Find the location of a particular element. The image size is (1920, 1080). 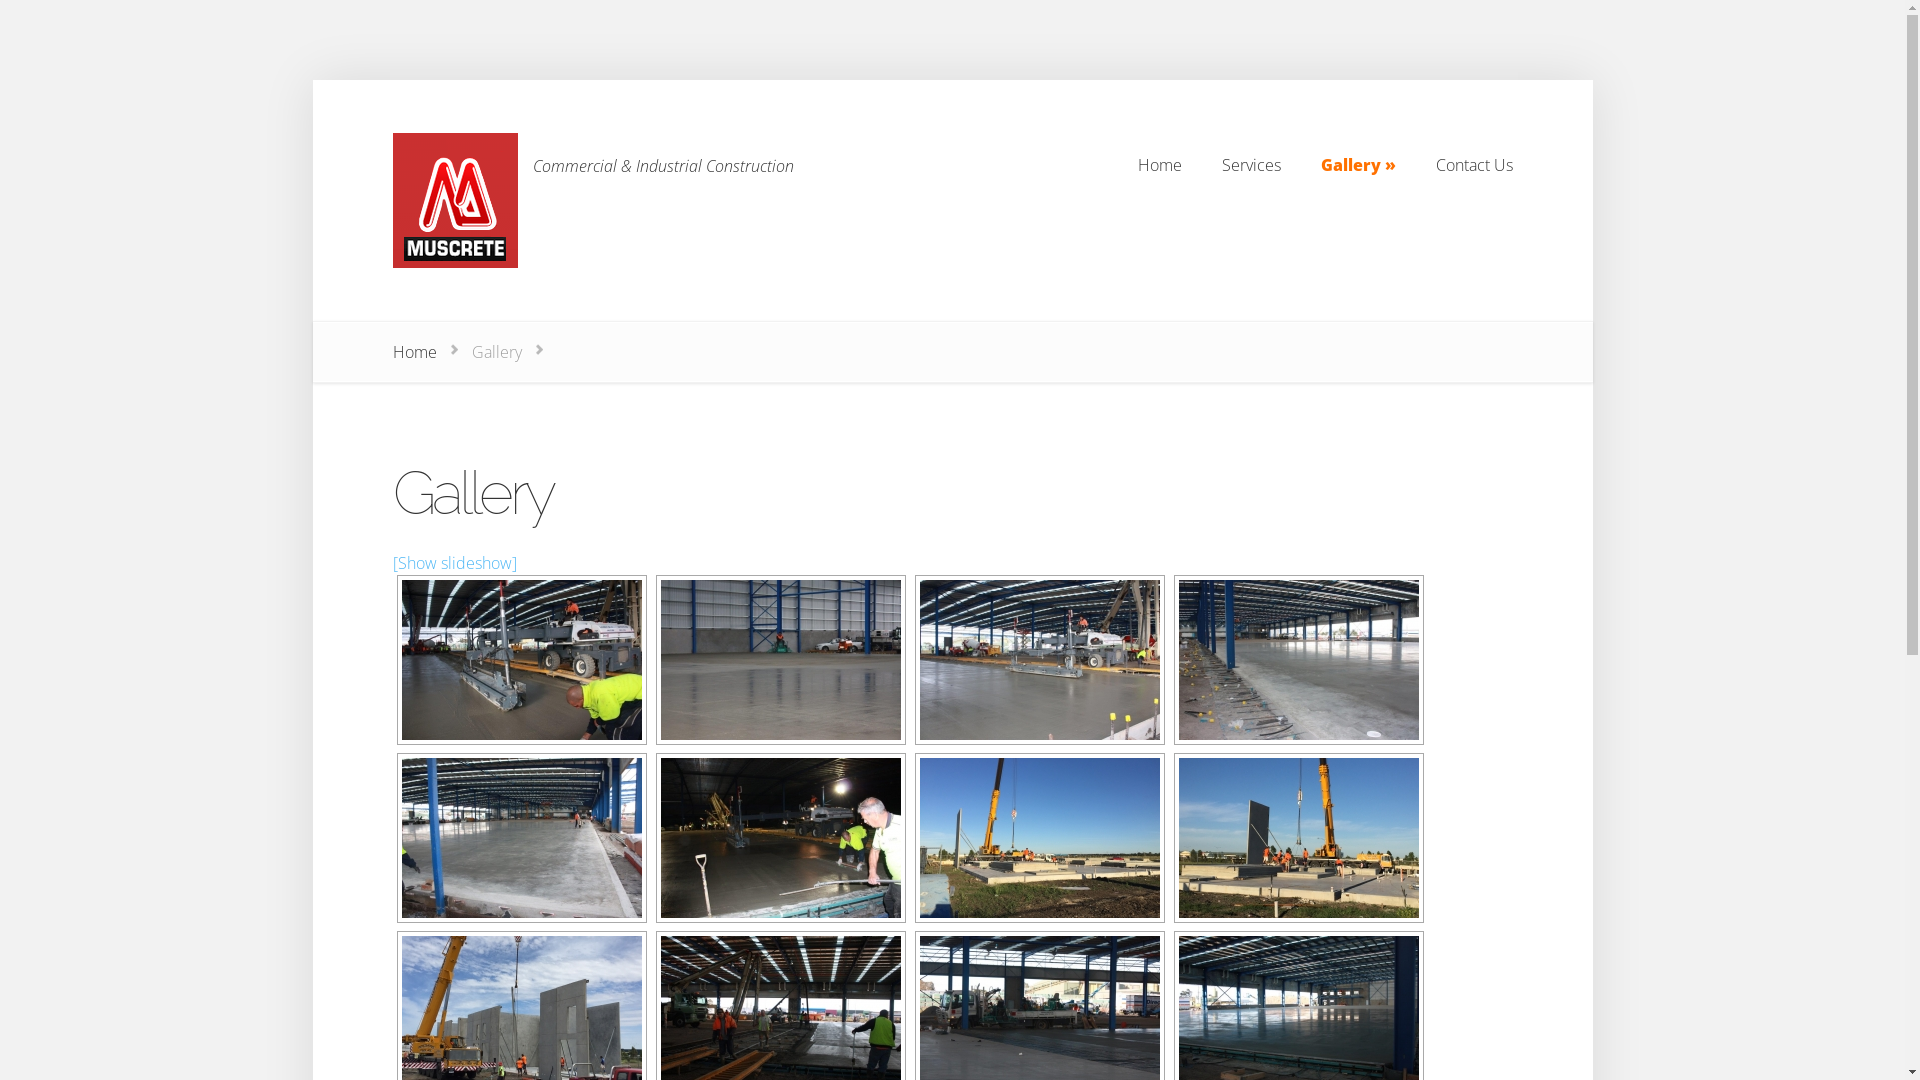

'Home' is located at coordinates (412, 350).